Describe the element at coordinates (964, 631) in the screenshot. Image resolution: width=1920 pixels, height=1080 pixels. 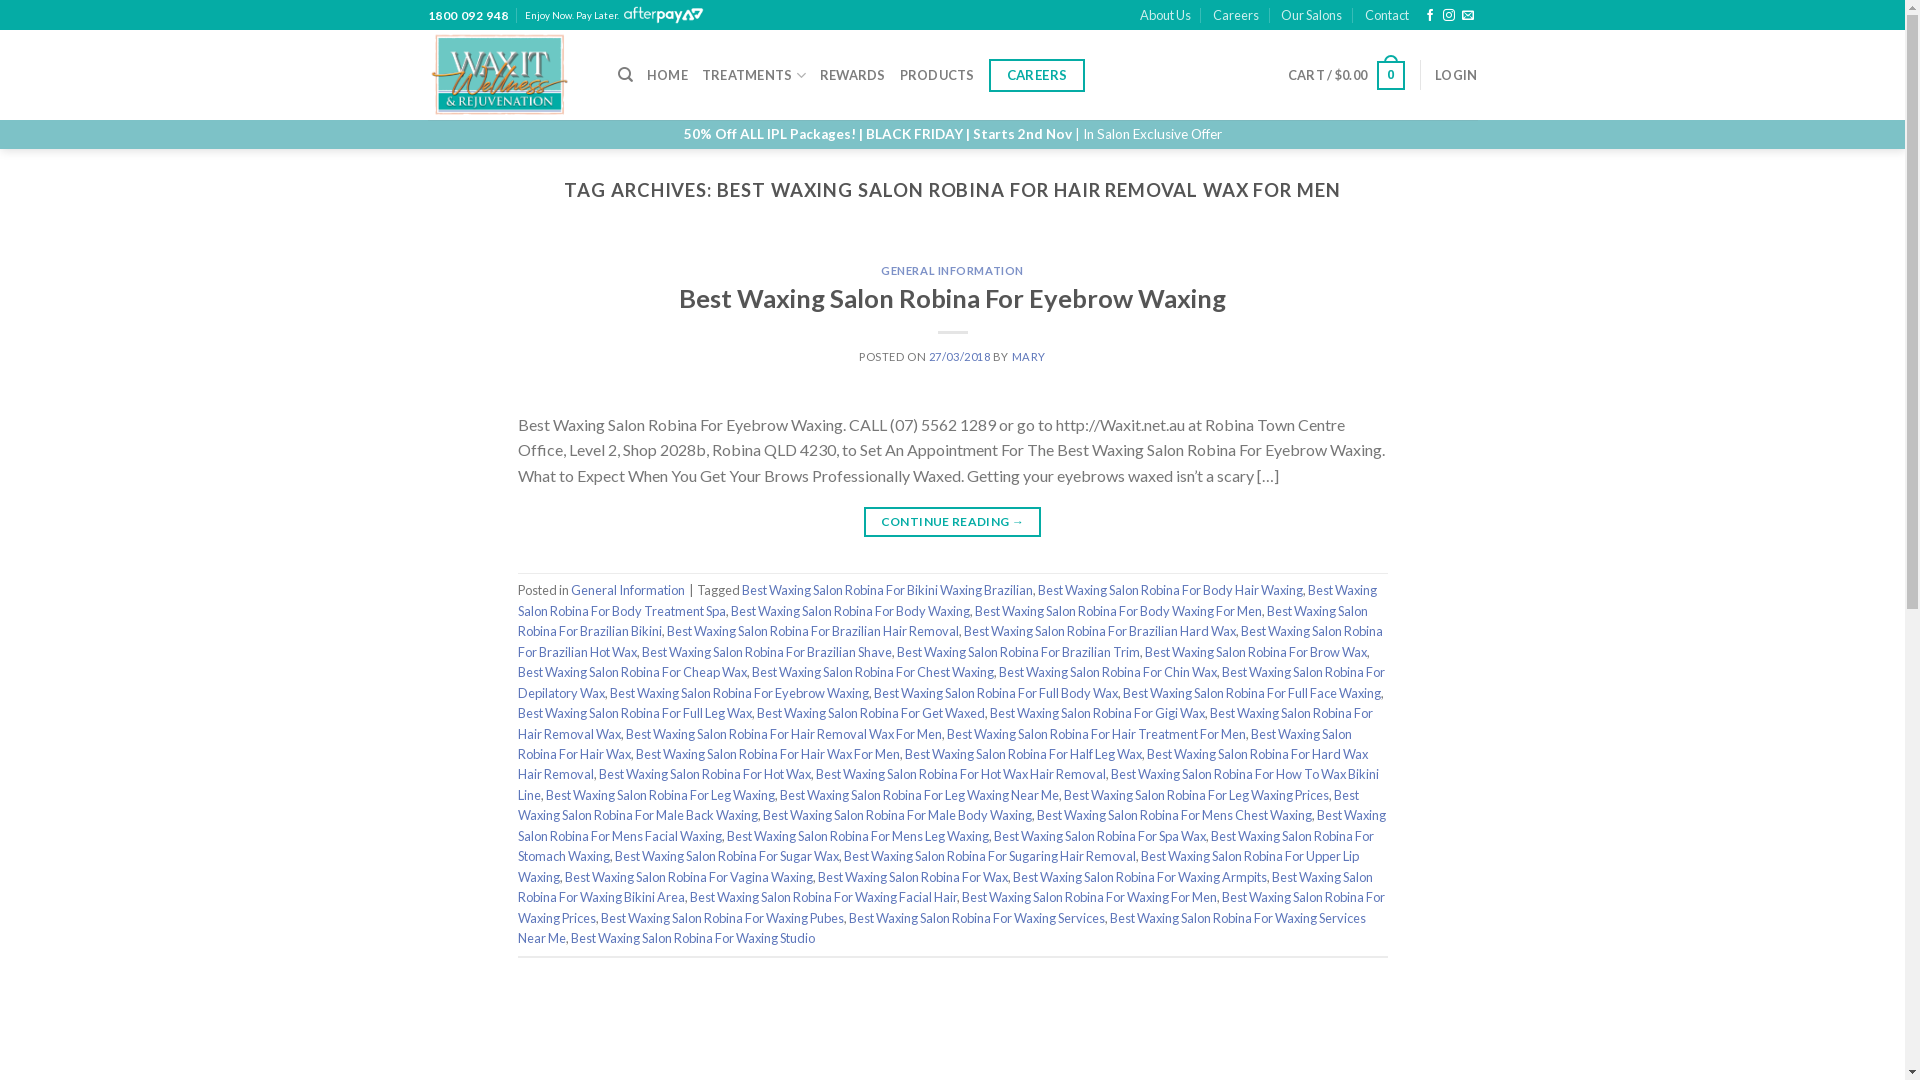
I see `'Best Waxing Salon Robina For Brazilian Hard Wax'` at that location.